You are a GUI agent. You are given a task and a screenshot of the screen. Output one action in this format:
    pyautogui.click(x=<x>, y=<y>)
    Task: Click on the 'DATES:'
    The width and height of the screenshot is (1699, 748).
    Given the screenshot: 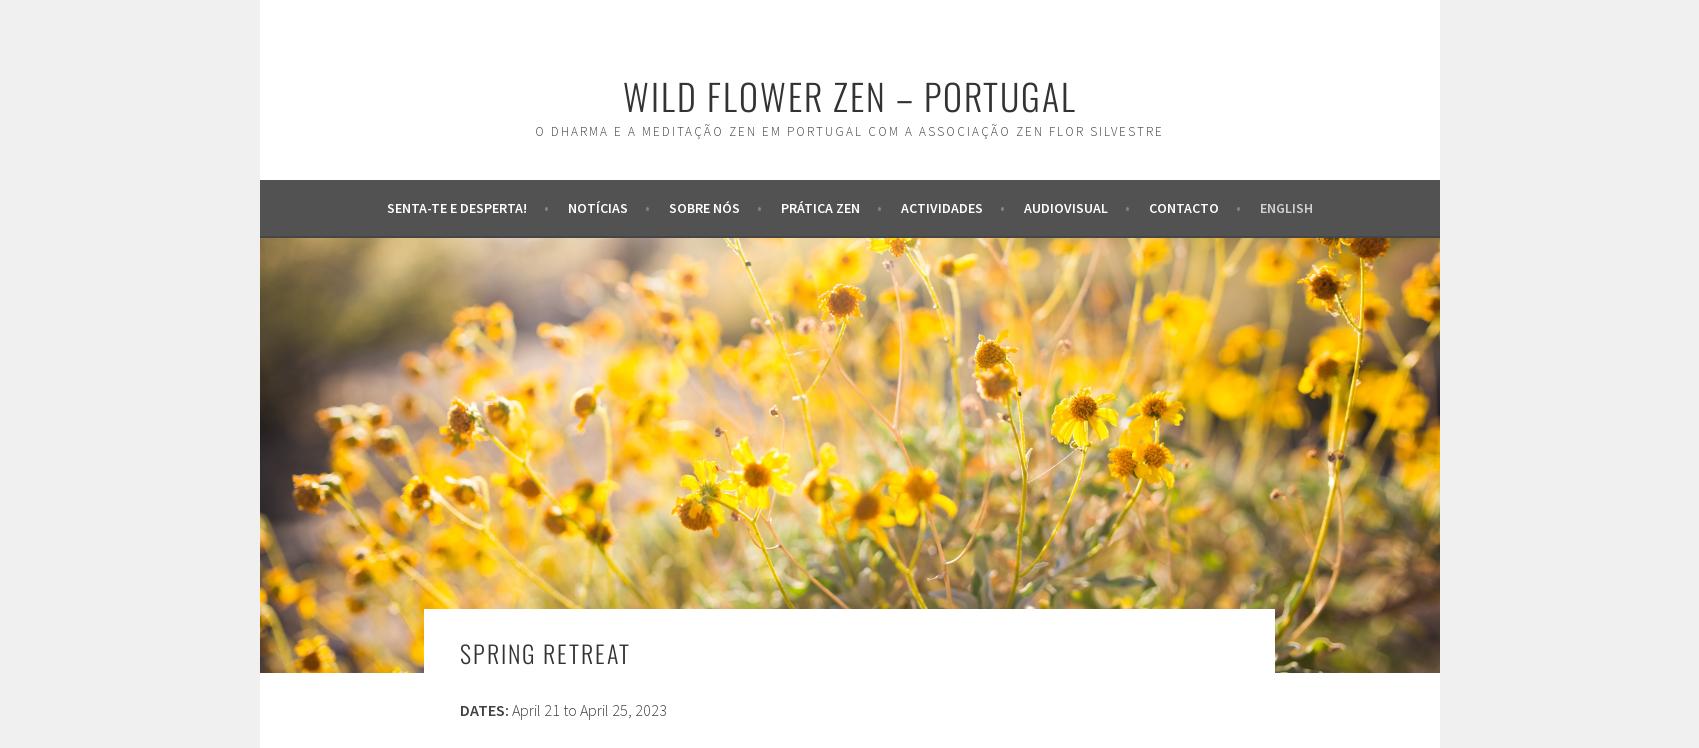 What is the action you would take?
    pyautogui.click(x=482, y=708)
    